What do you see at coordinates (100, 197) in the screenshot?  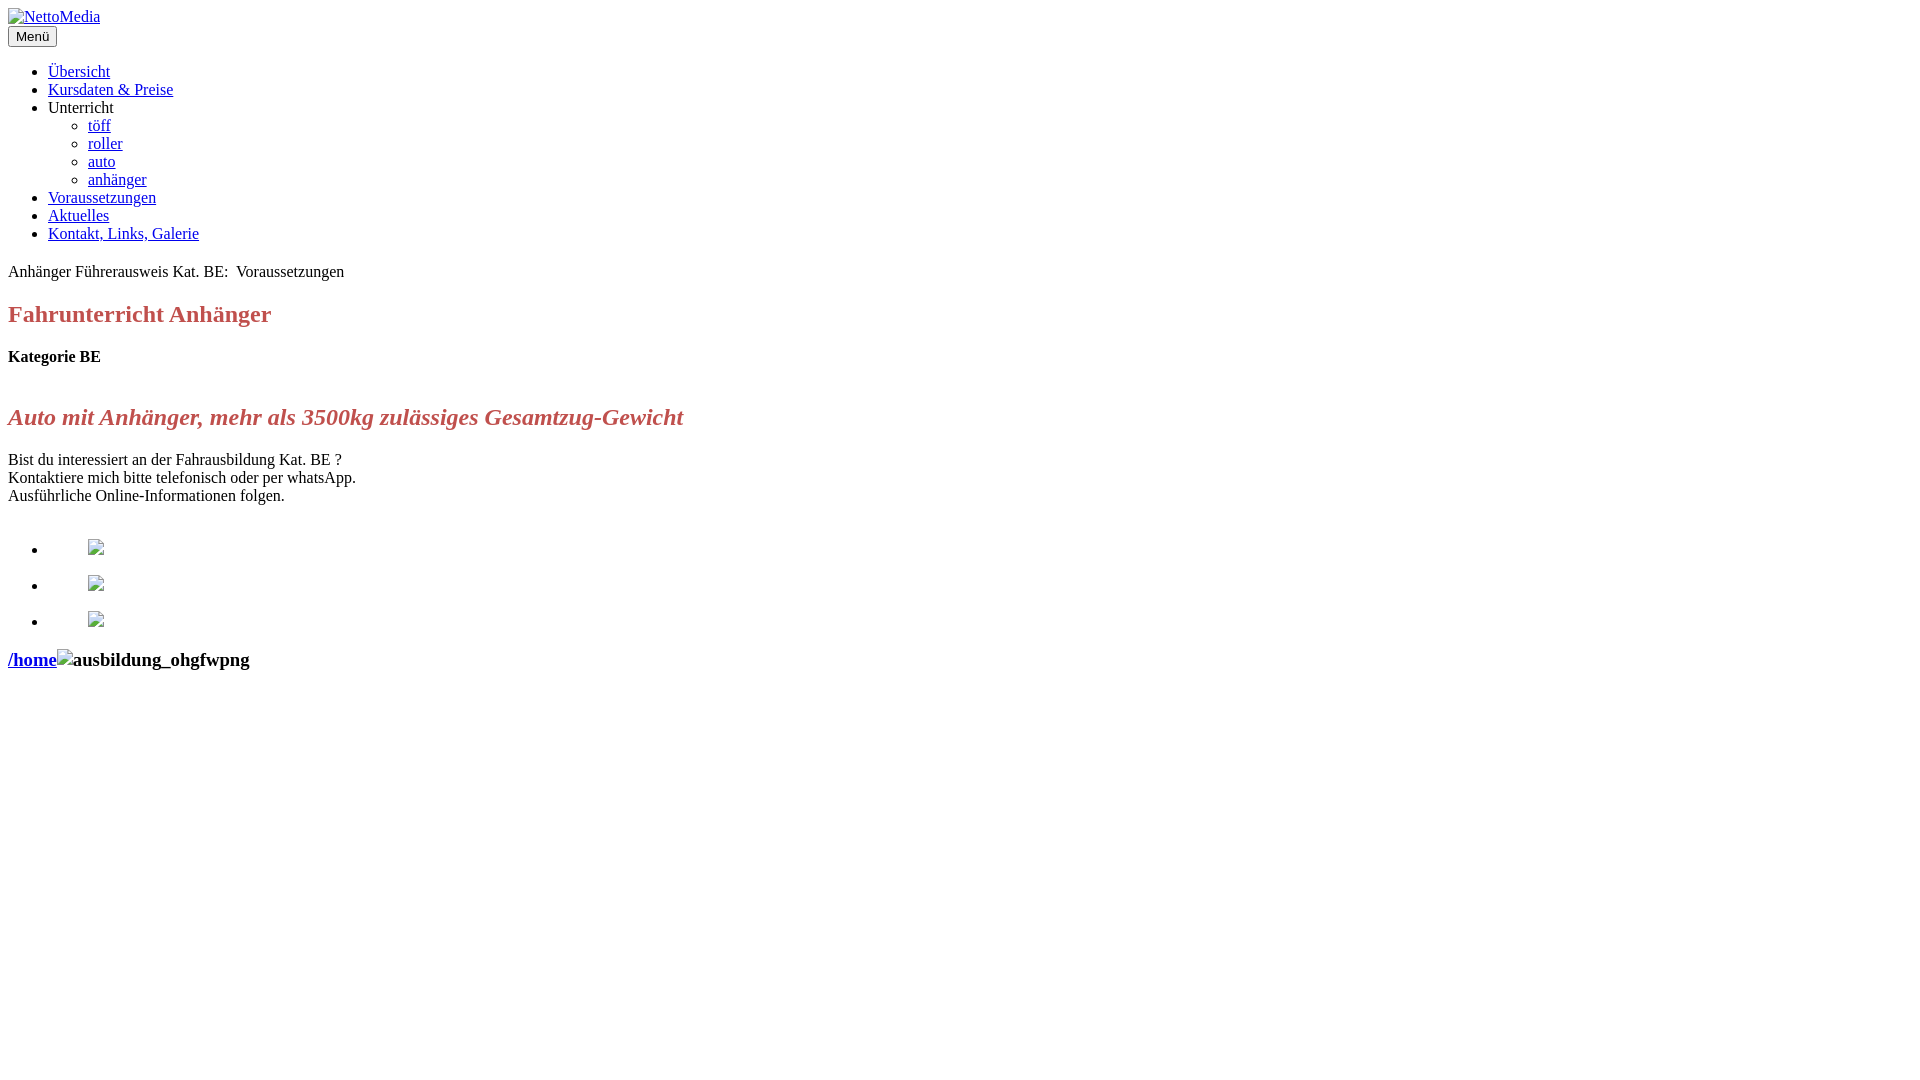 I see `'Voraussetzungen'` at bounding box center [100, 197].